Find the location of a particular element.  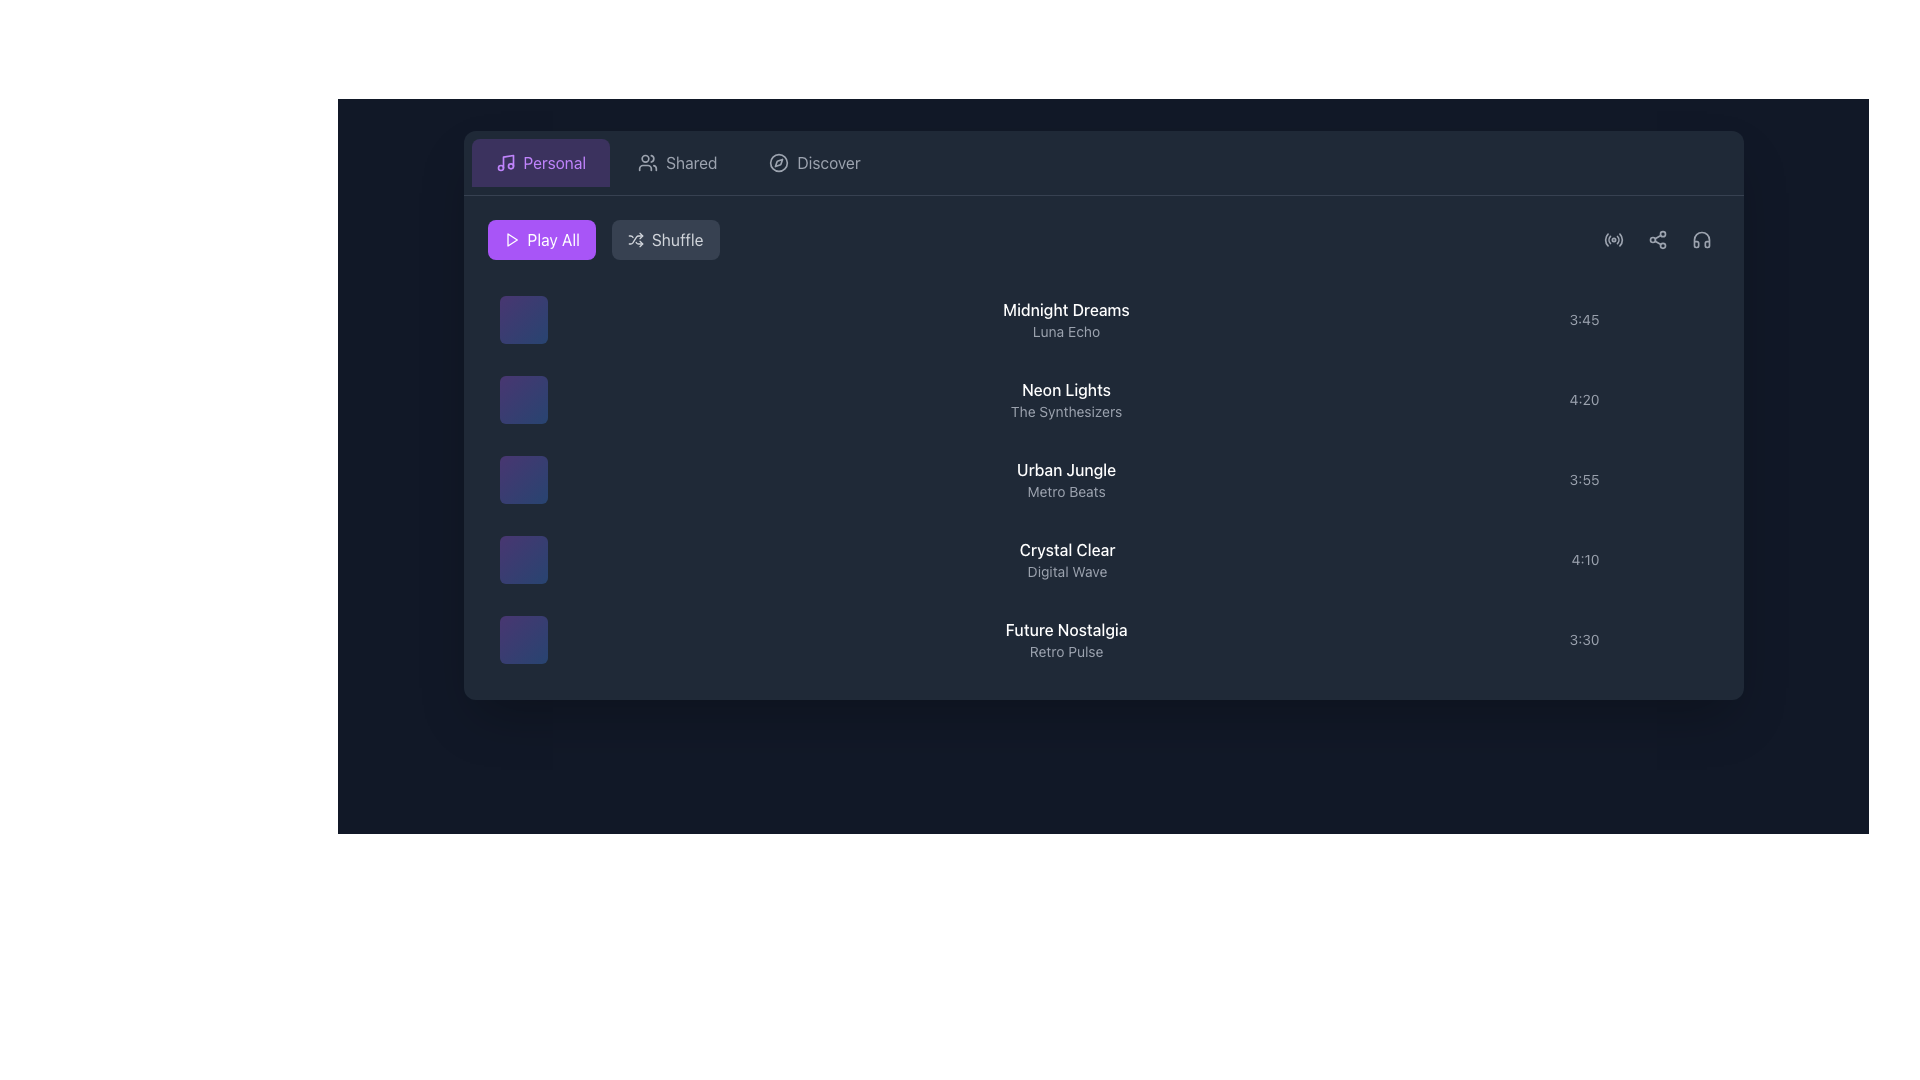

static text display labeled 'Future Nostalgia' with a subtitle 'Retro Pulse', located in the center-right area of the list is located at coordinates (1065, 640).